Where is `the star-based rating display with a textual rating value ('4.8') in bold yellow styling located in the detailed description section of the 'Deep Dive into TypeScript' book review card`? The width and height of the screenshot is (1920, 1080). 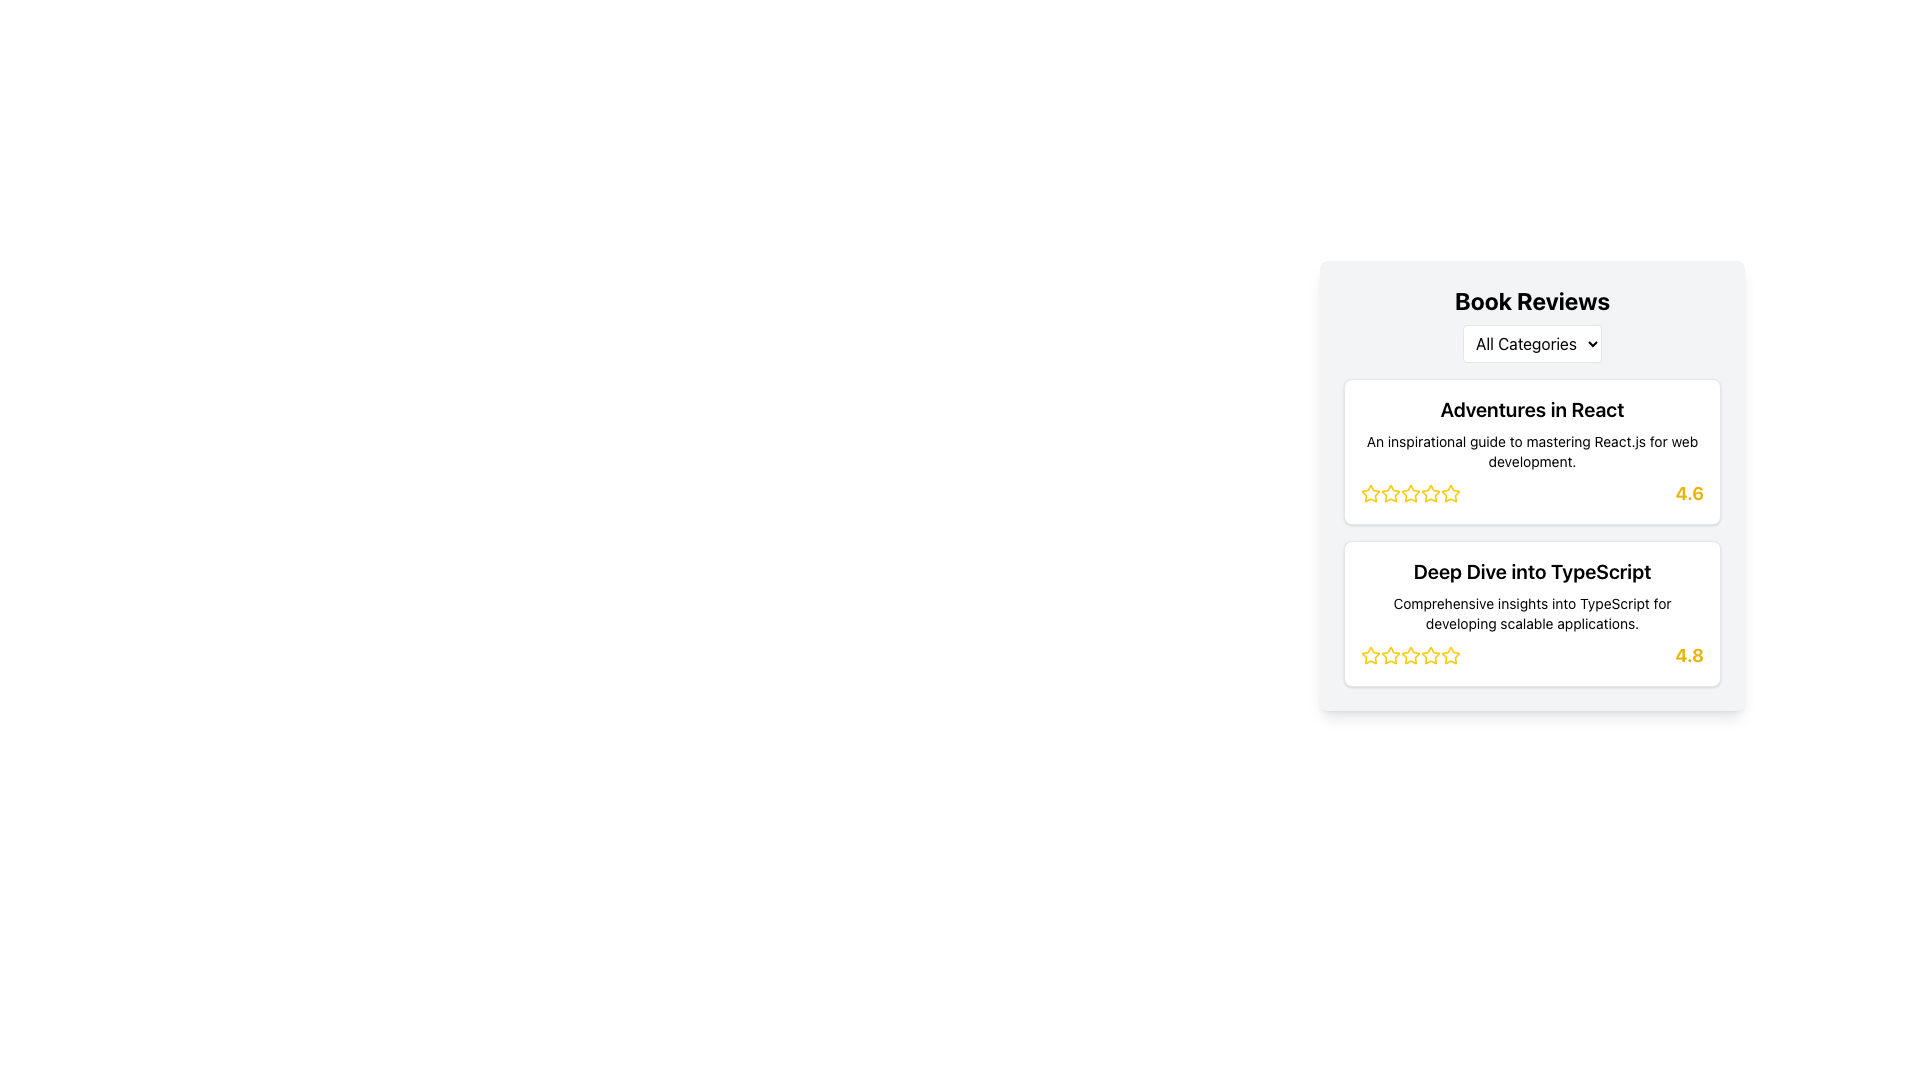
the star-based rating display with a textual rating value ('4.8') in bold yellow styling located in the detailed description section of the 'Deep Dive into TypeScript' book review card is located at coordinates (1531, 655).